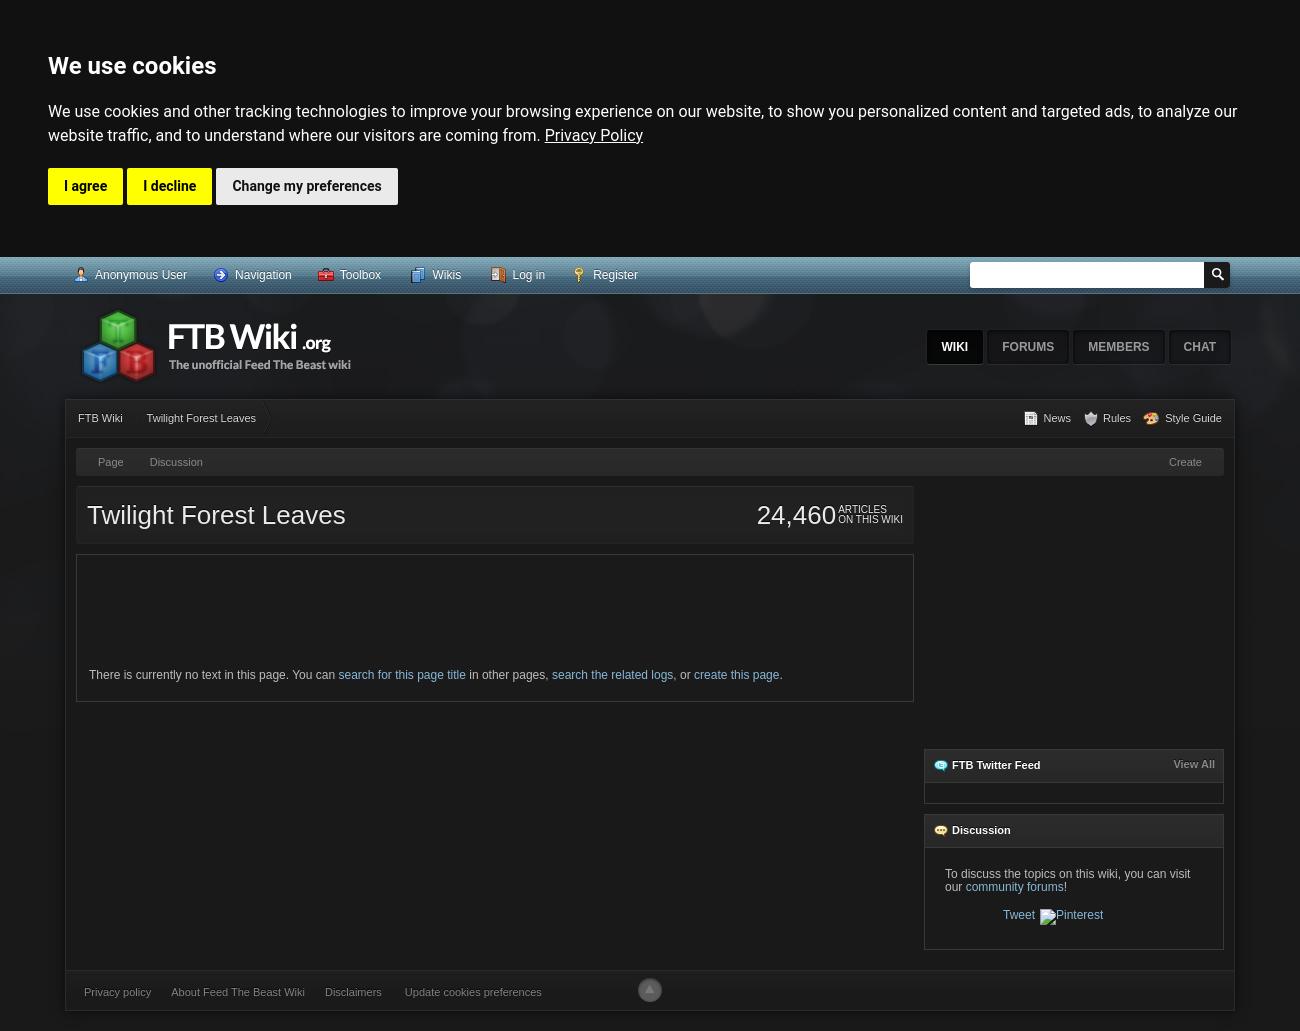  I want to click on 'Log in', so click(528, 274).